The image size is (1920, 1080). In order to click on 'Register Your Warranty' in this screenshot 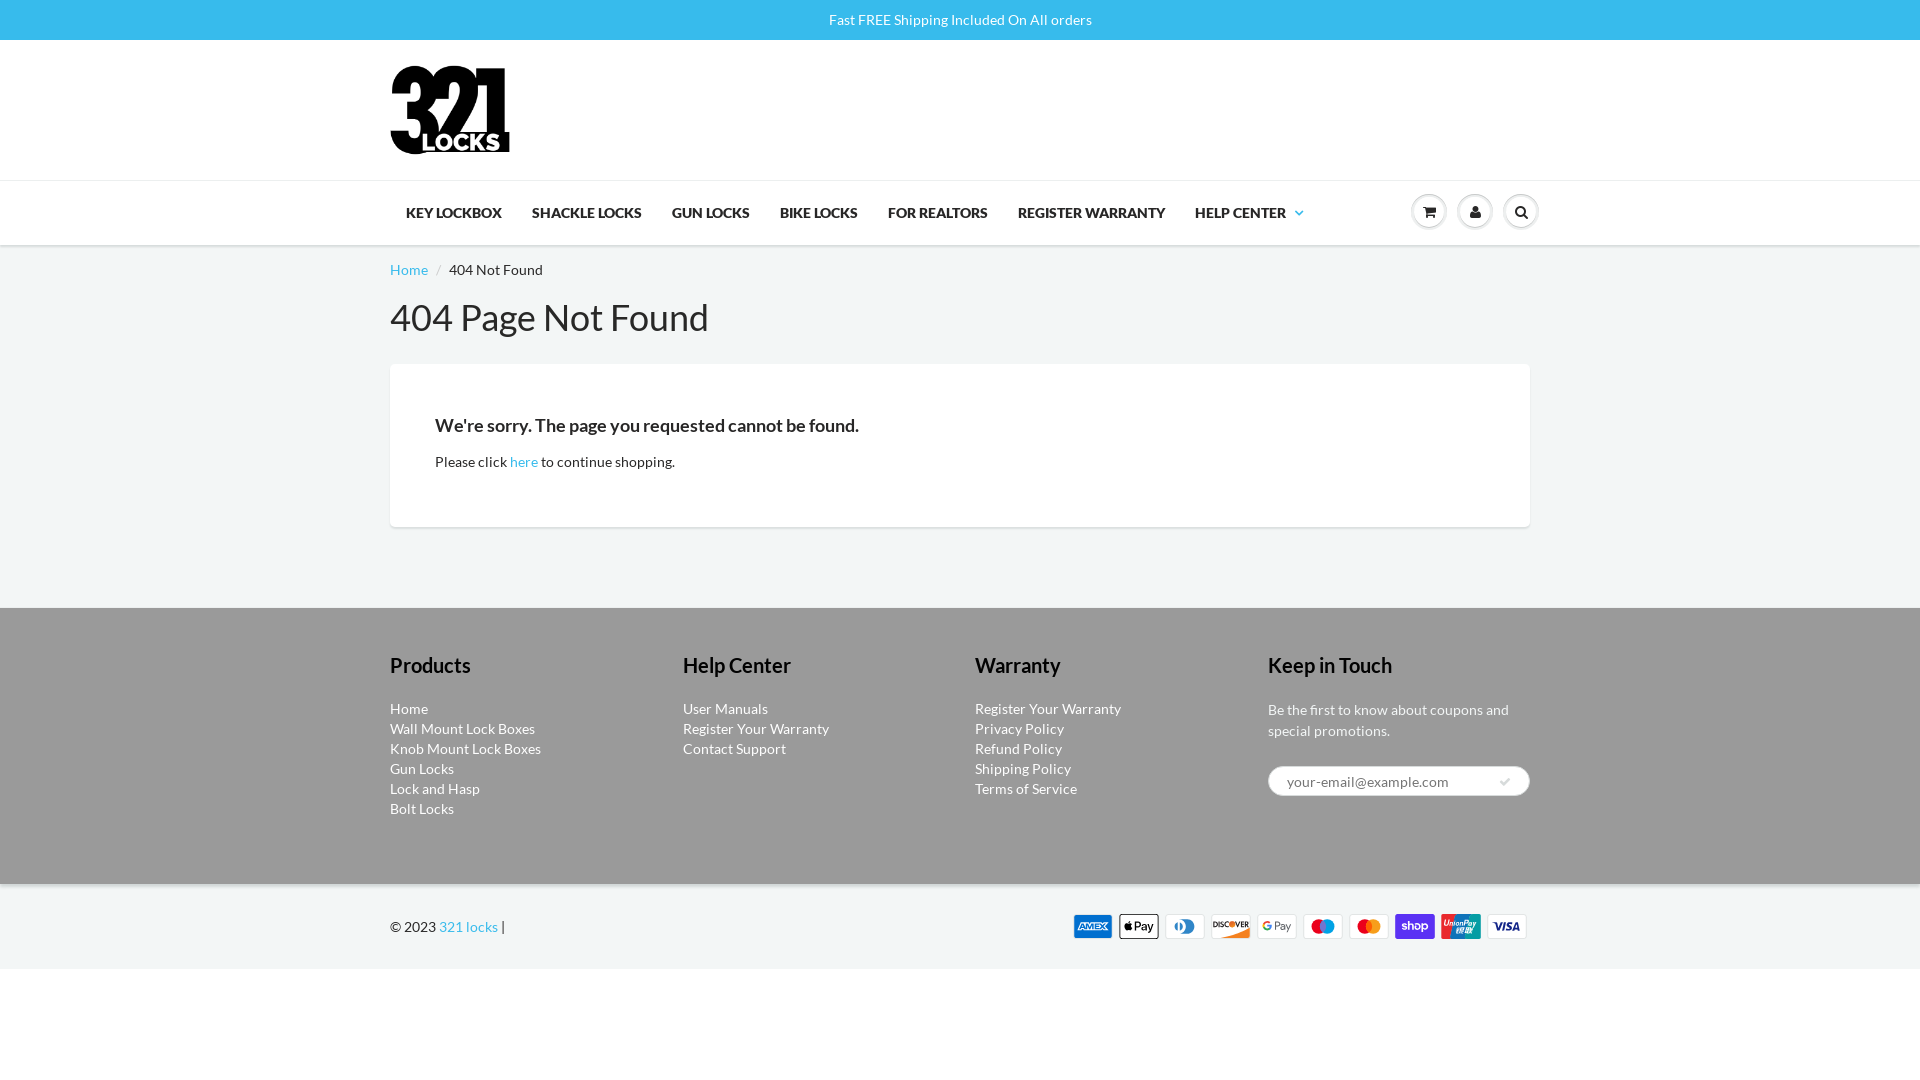, I will do `click(753, 728)`.